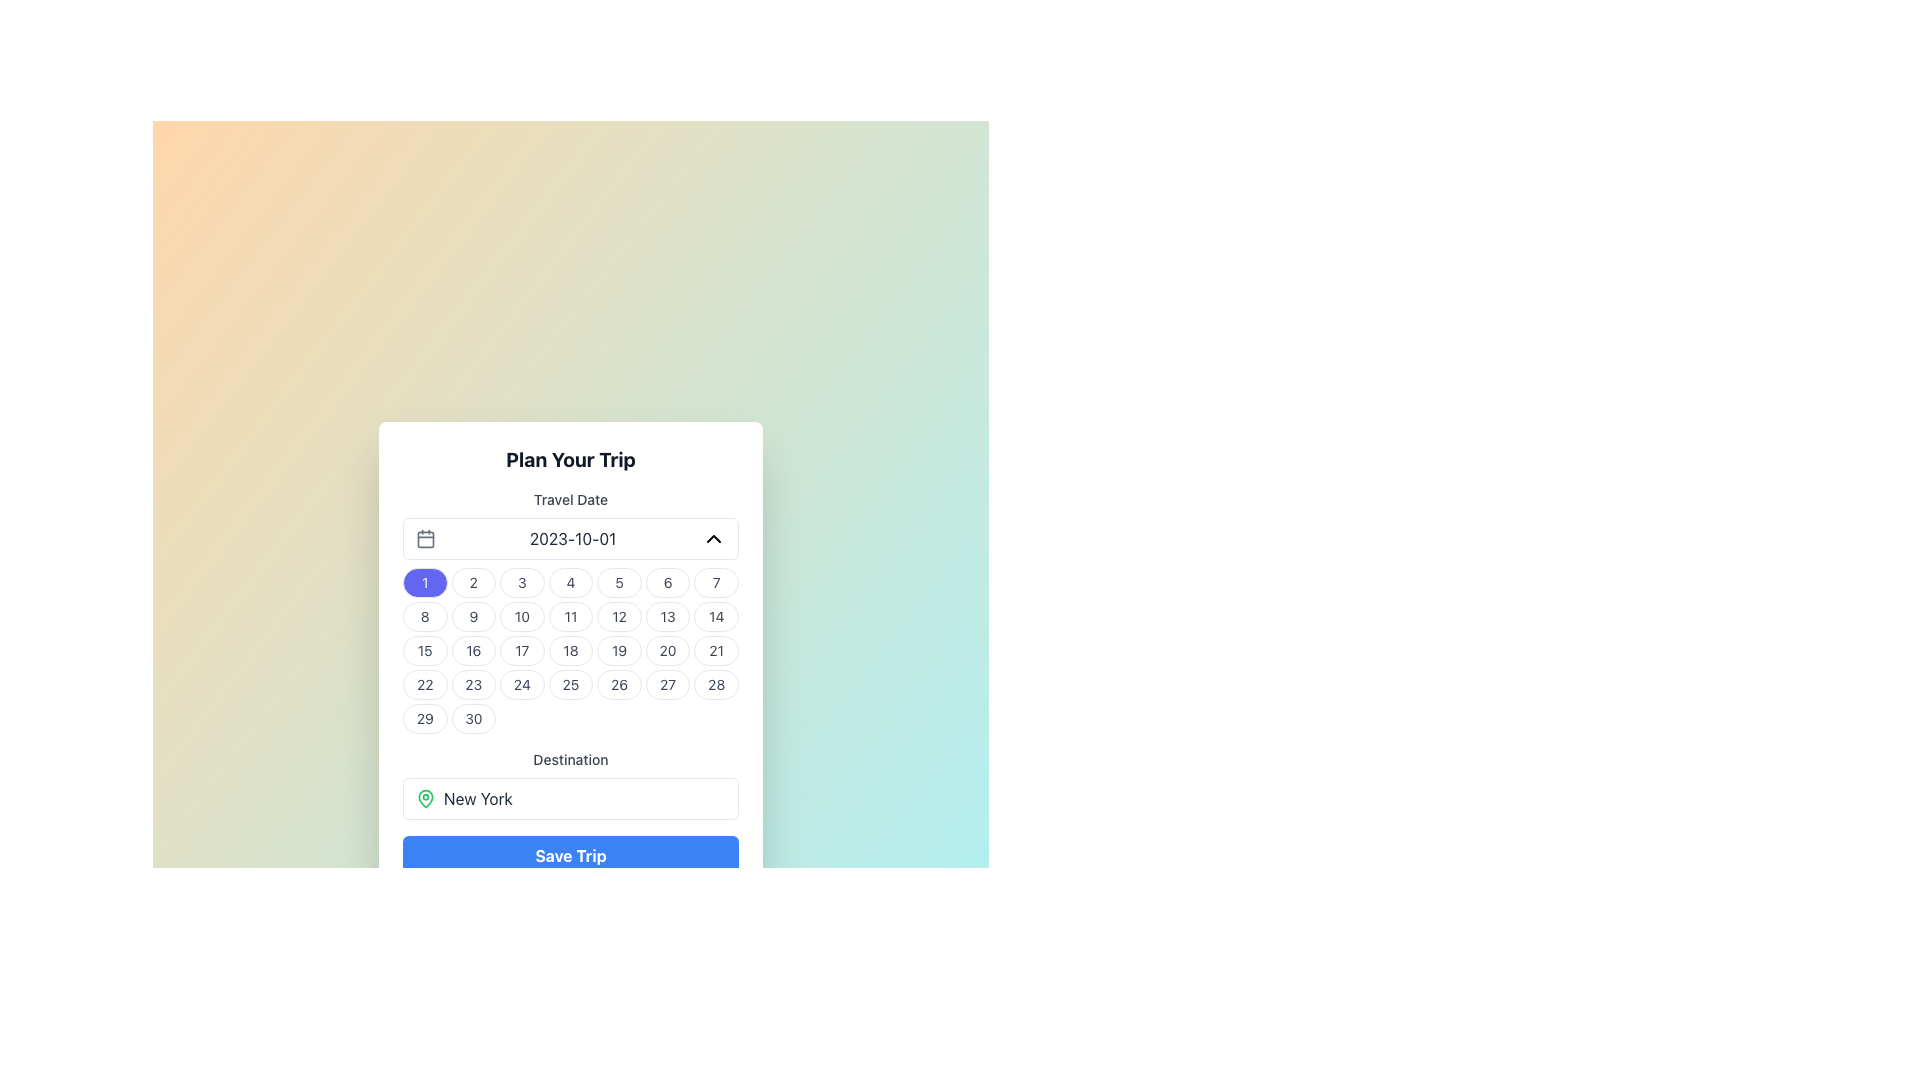 The height and width of the screenshot is (1080, 1920). What do you see at coordinates (618, 582) in the screenshot?
I see `the circular button labeled '5' located in the first row and fifth column of the calendar interface below the 'Travel Date' section` at bounding box center [618, 582].